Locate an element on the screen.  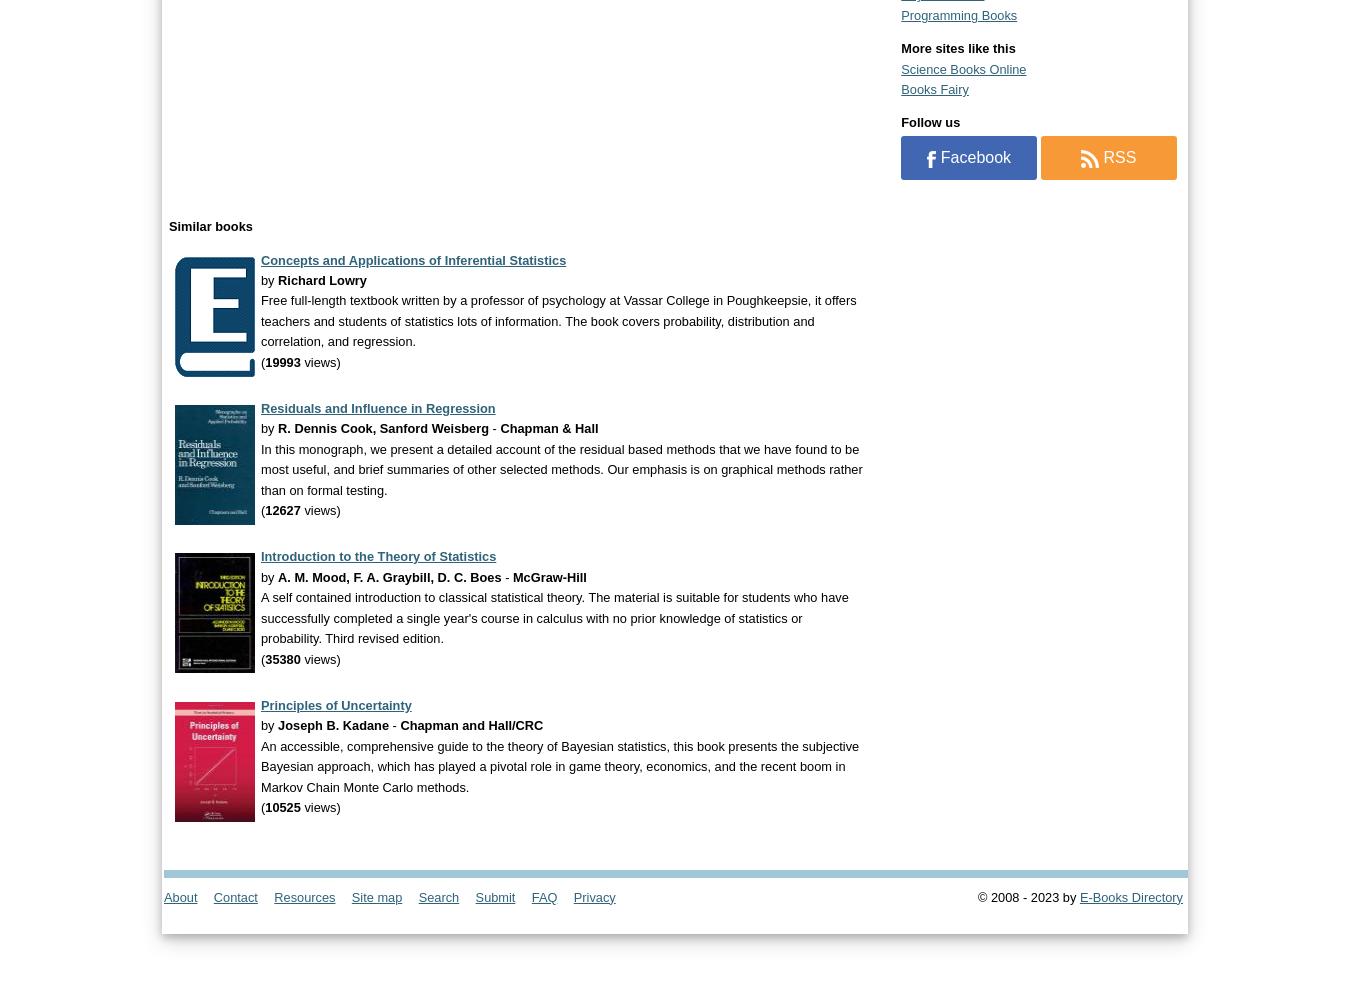
'Concepts and Applications of Inferential Statistics' is located at coordinates (413, 259).